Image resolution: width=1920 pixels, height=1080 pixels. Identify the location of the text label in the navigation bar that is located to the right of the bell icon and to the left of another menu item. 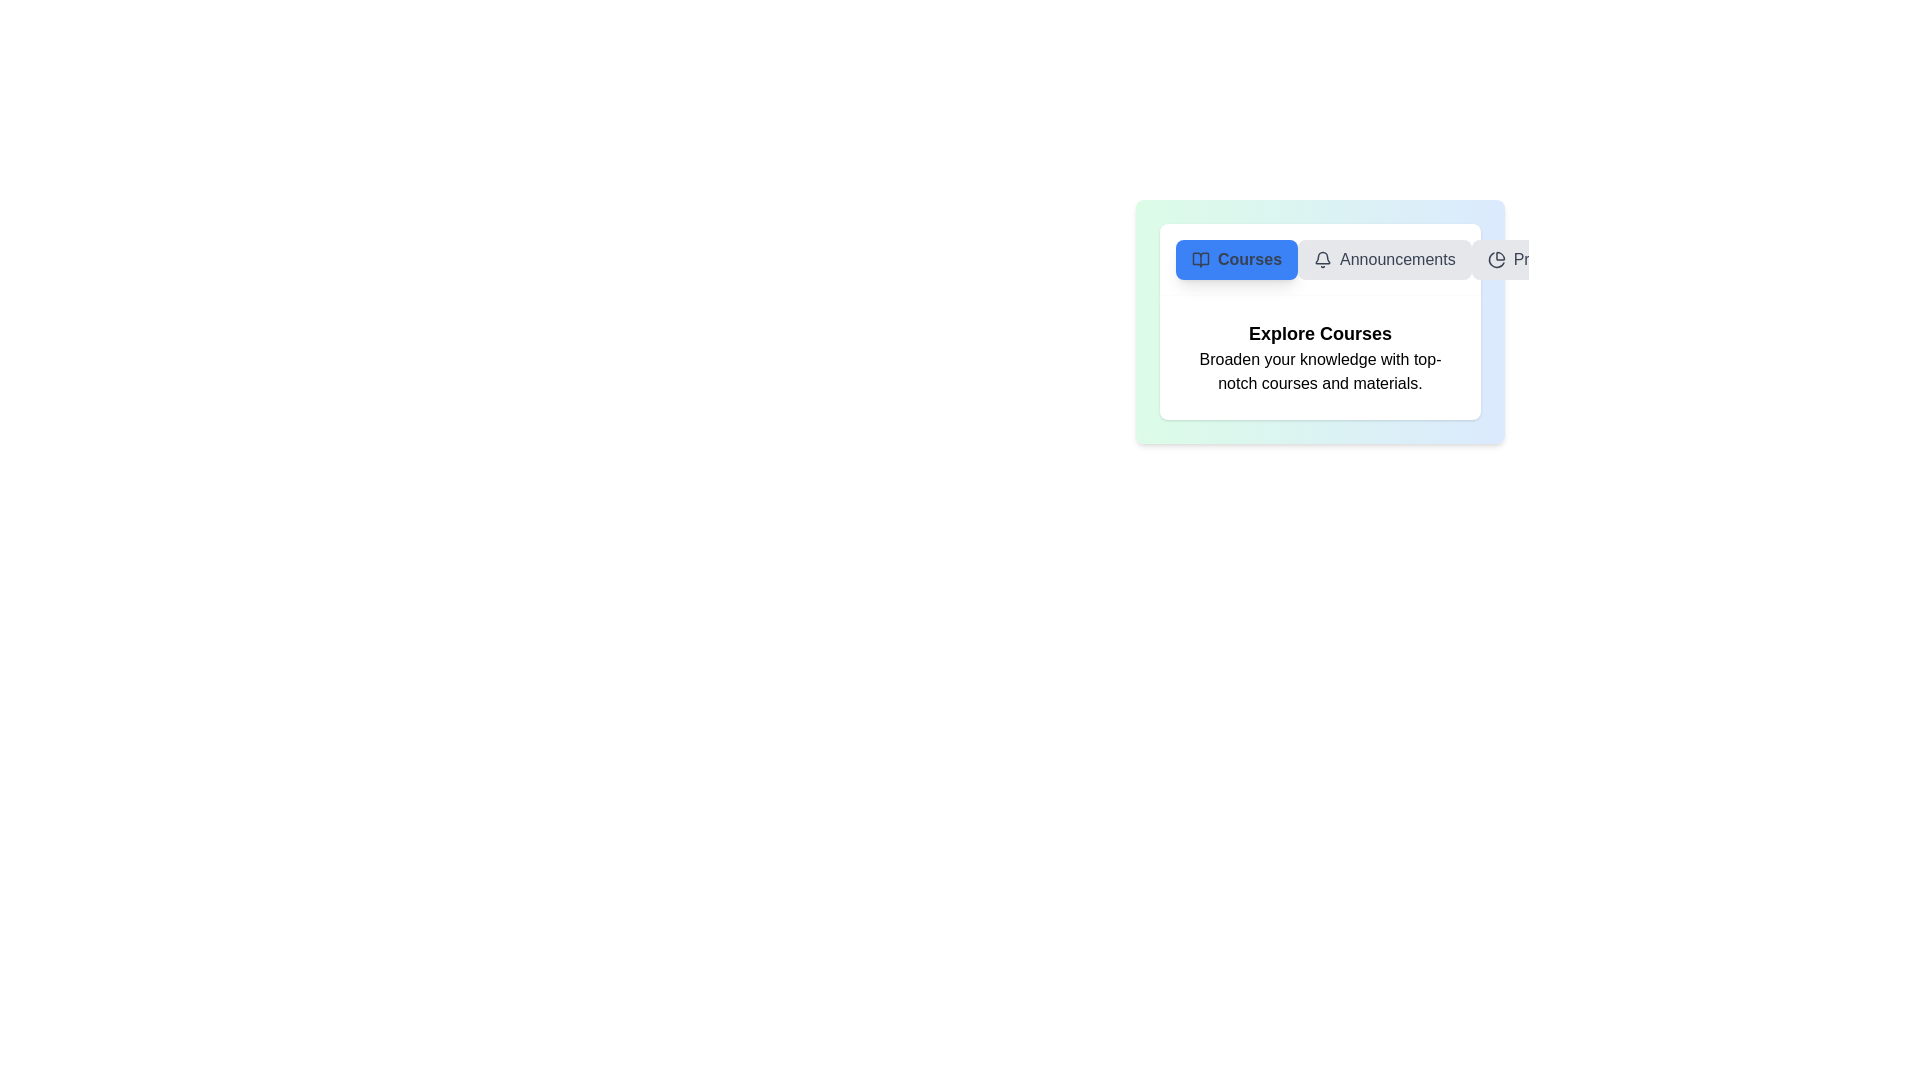
(1396, 258).